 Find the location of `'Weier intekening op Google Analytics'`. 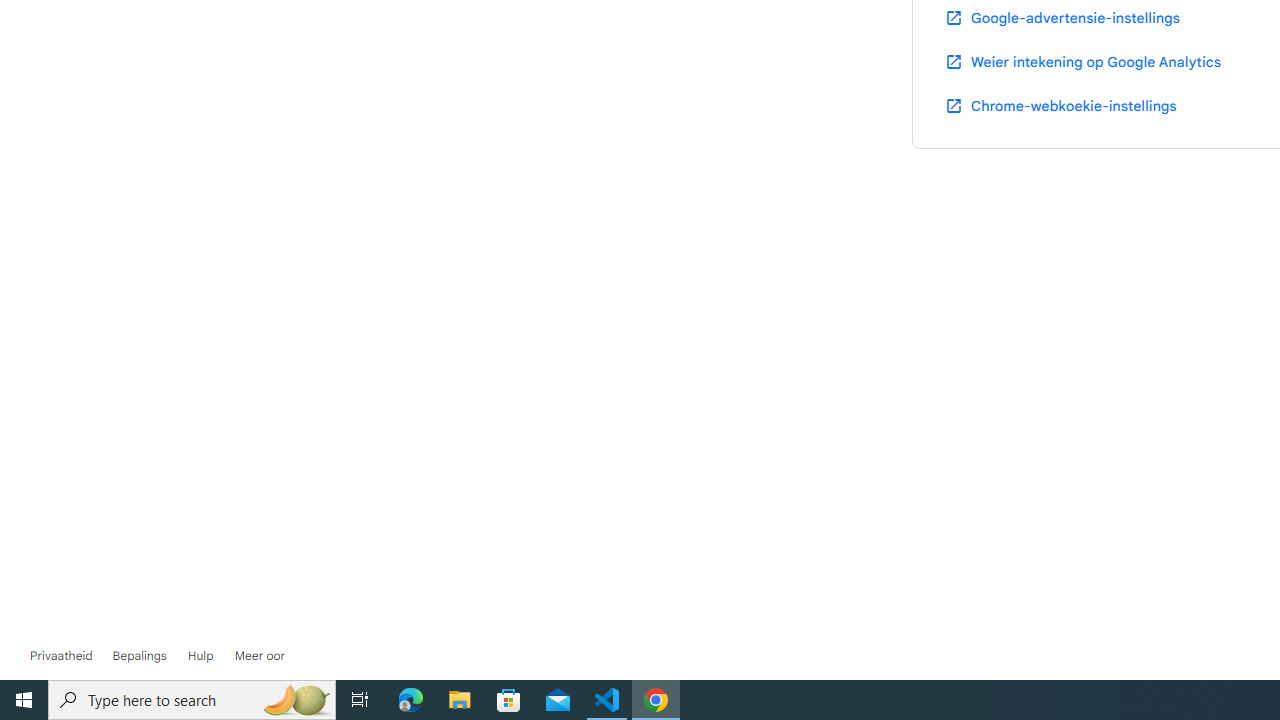

'Weier intekening op Google Analytics' is located at coordinates (1081, 60).